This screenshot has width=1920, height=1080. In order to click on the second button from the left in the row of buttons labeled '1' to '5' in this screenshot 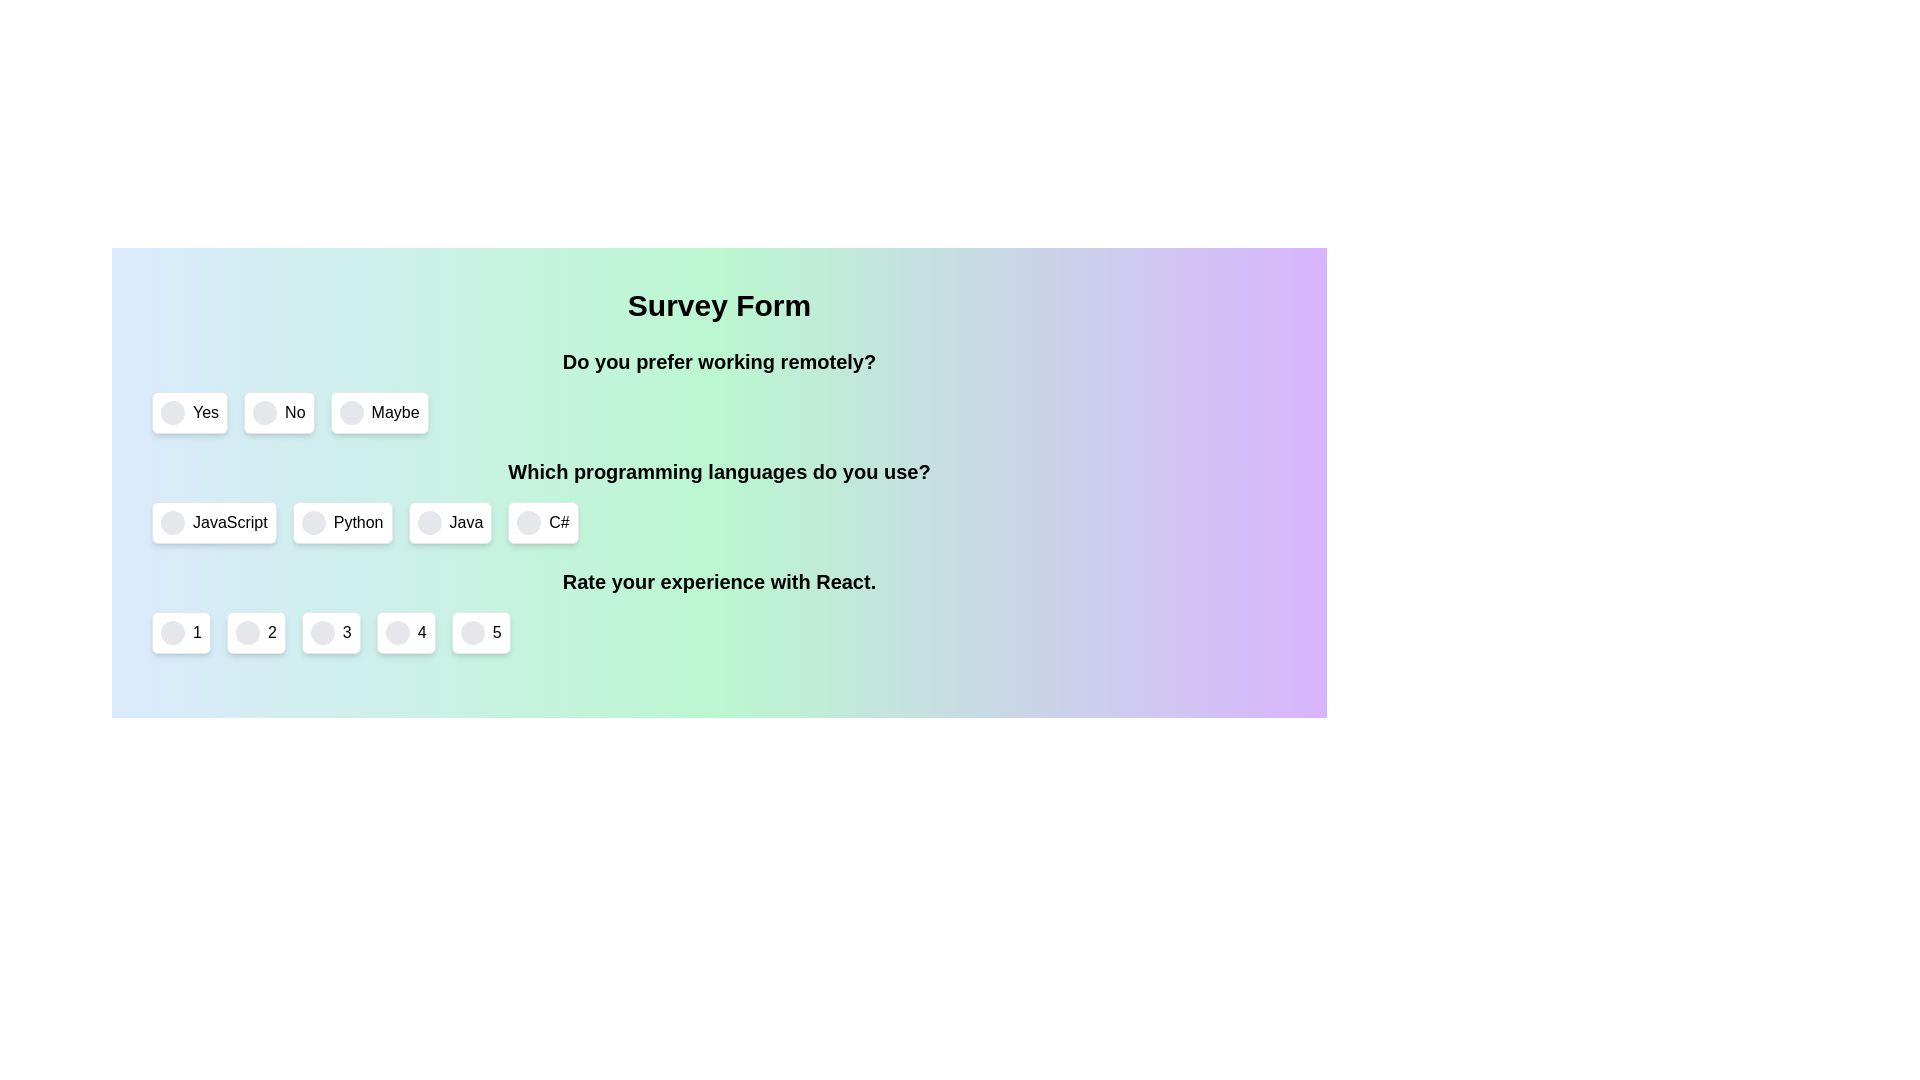, I will do `click(255, 632)`.